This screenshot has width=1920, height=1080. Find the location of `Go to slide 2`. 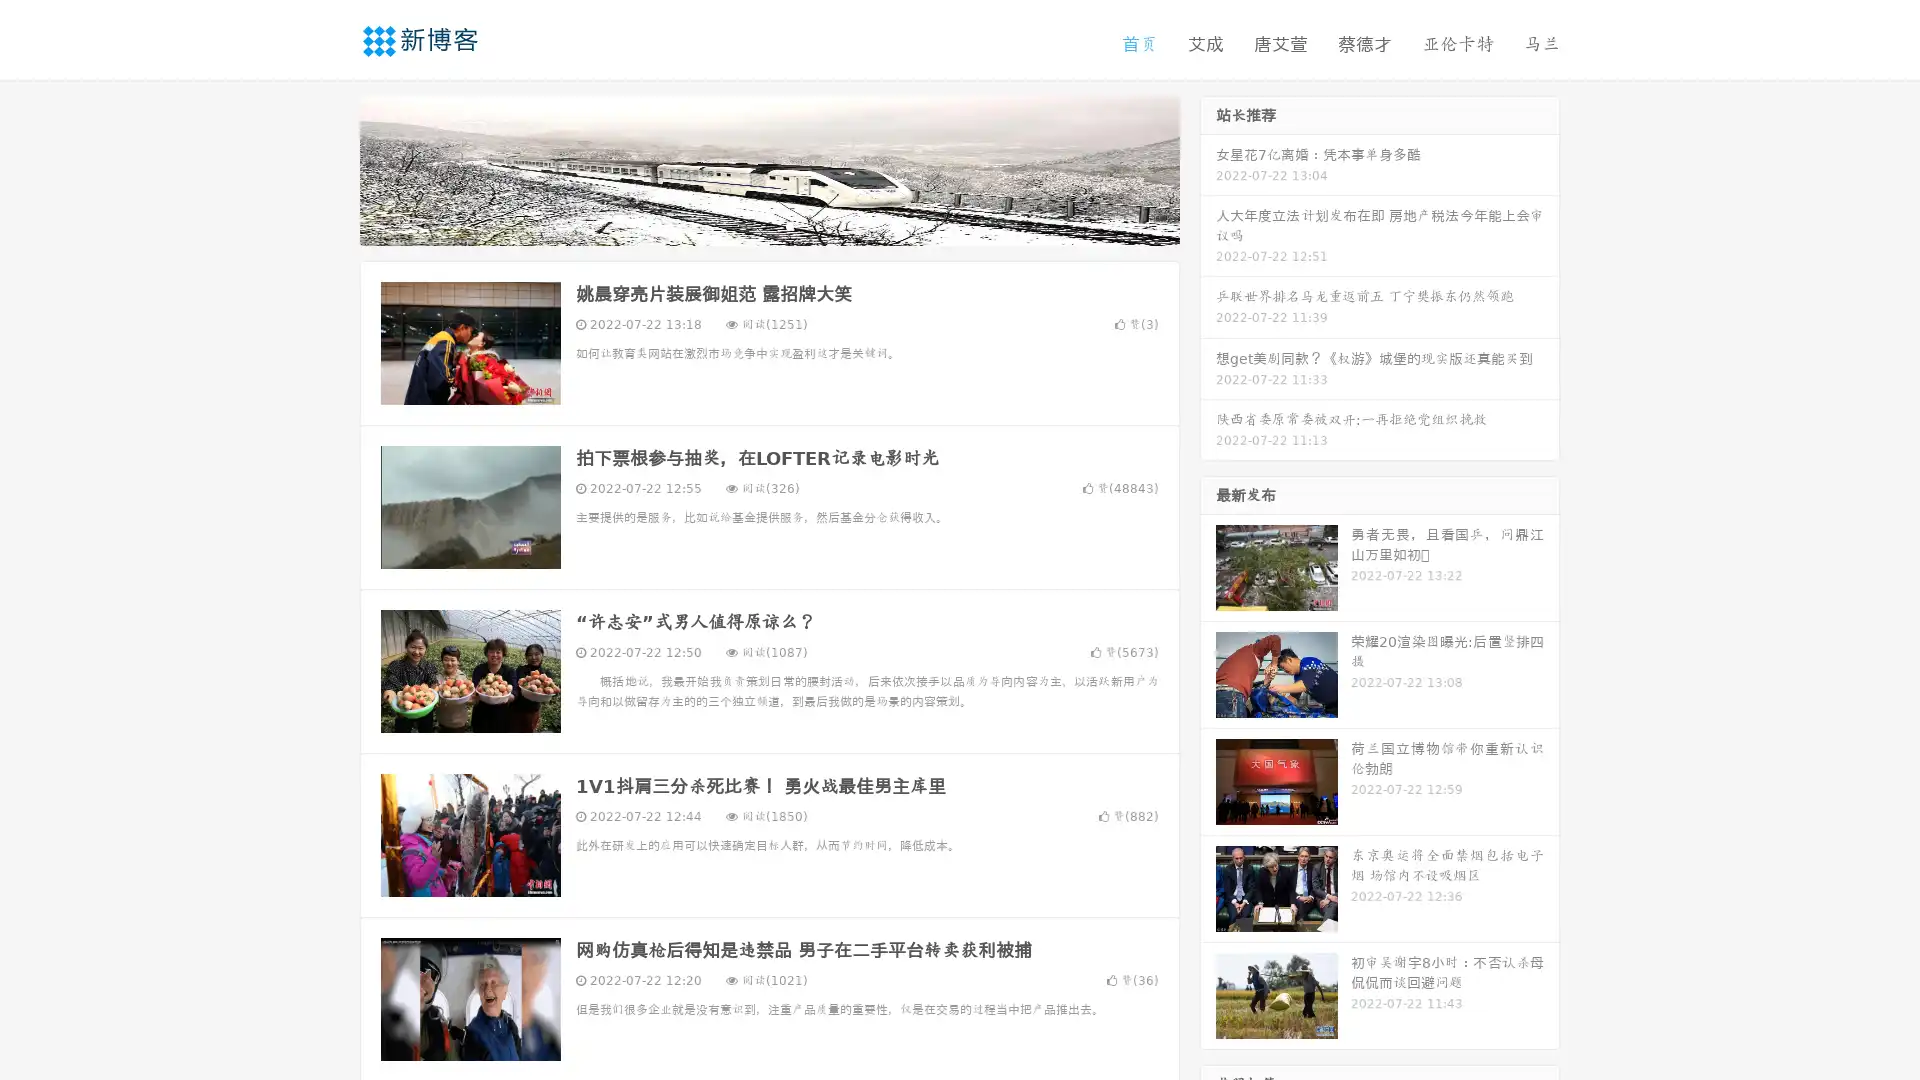

Go to slide 2 is located at coordinates (768, 225).